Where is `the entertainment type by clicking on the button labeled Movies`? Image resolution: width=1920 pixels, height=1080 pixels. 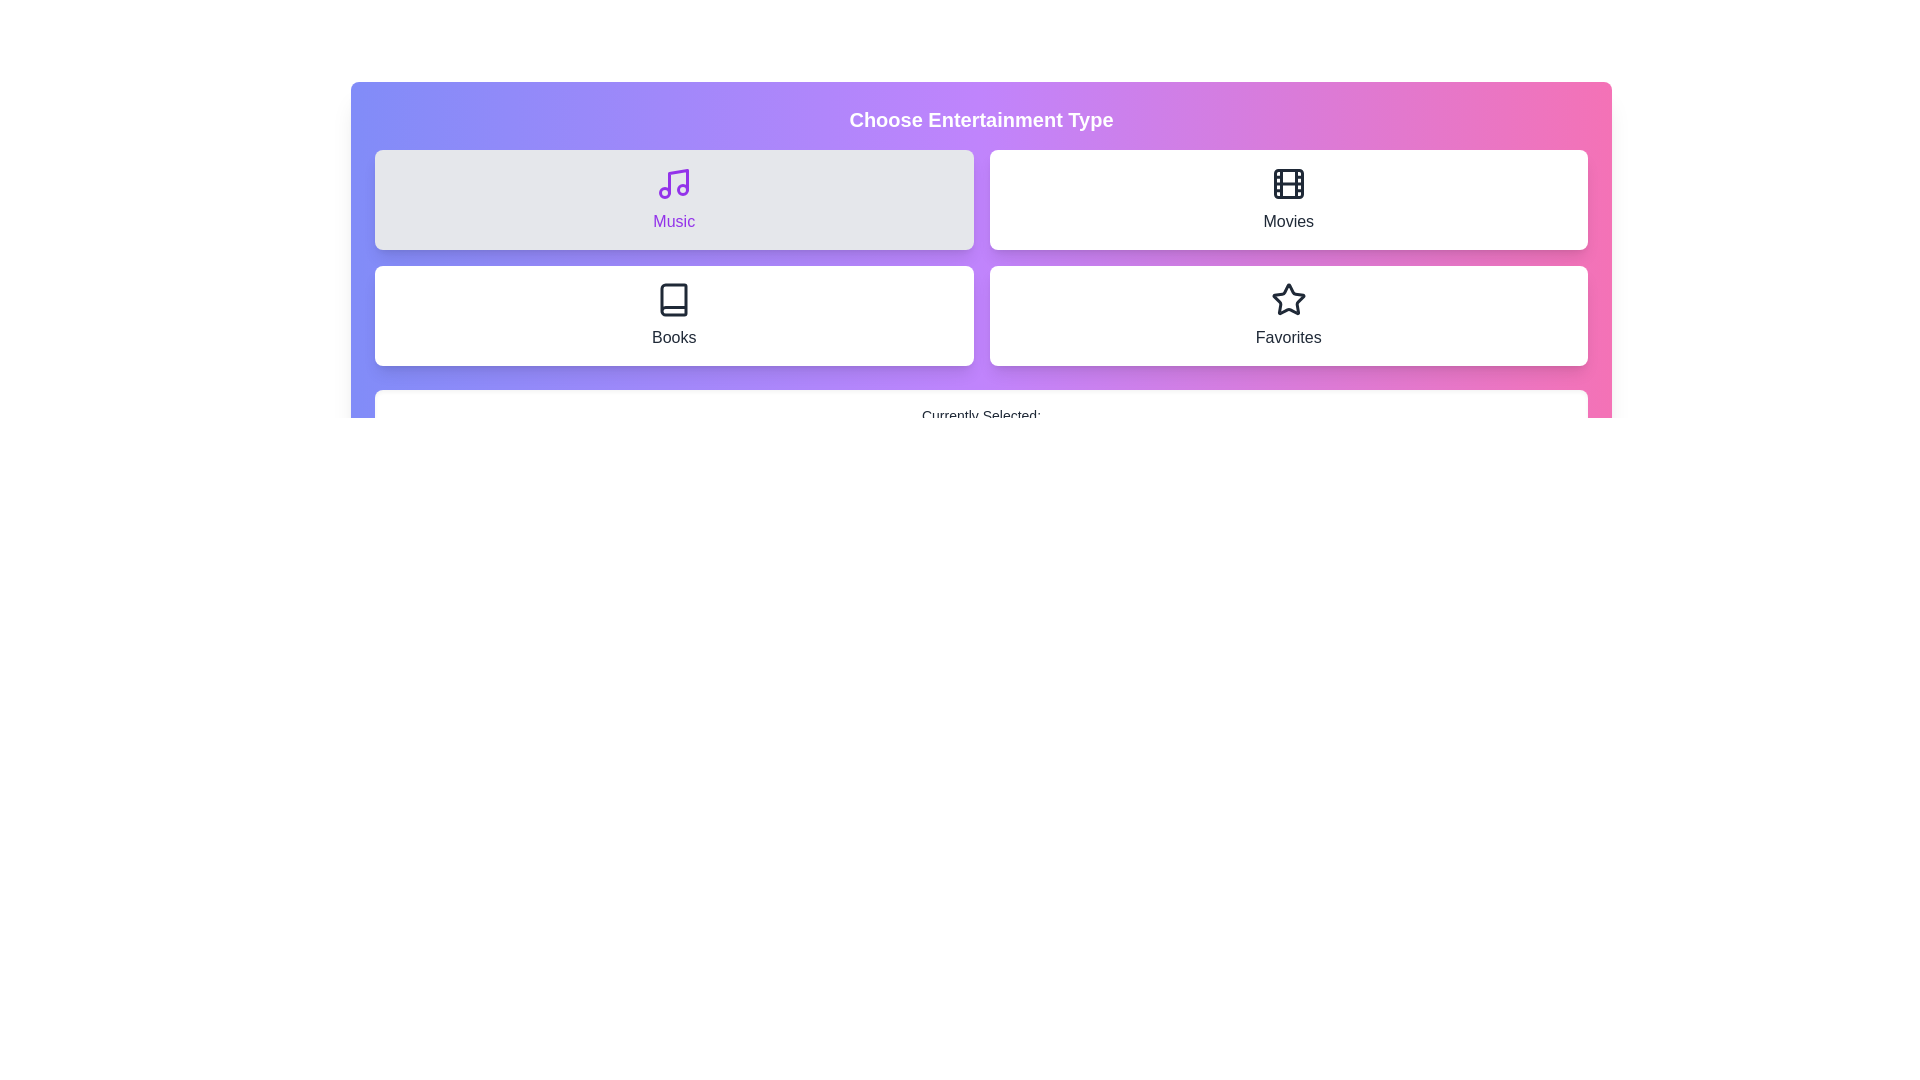 the entertainment type by clicking on the button labeled Movies is located at coordinates (1288, 200).